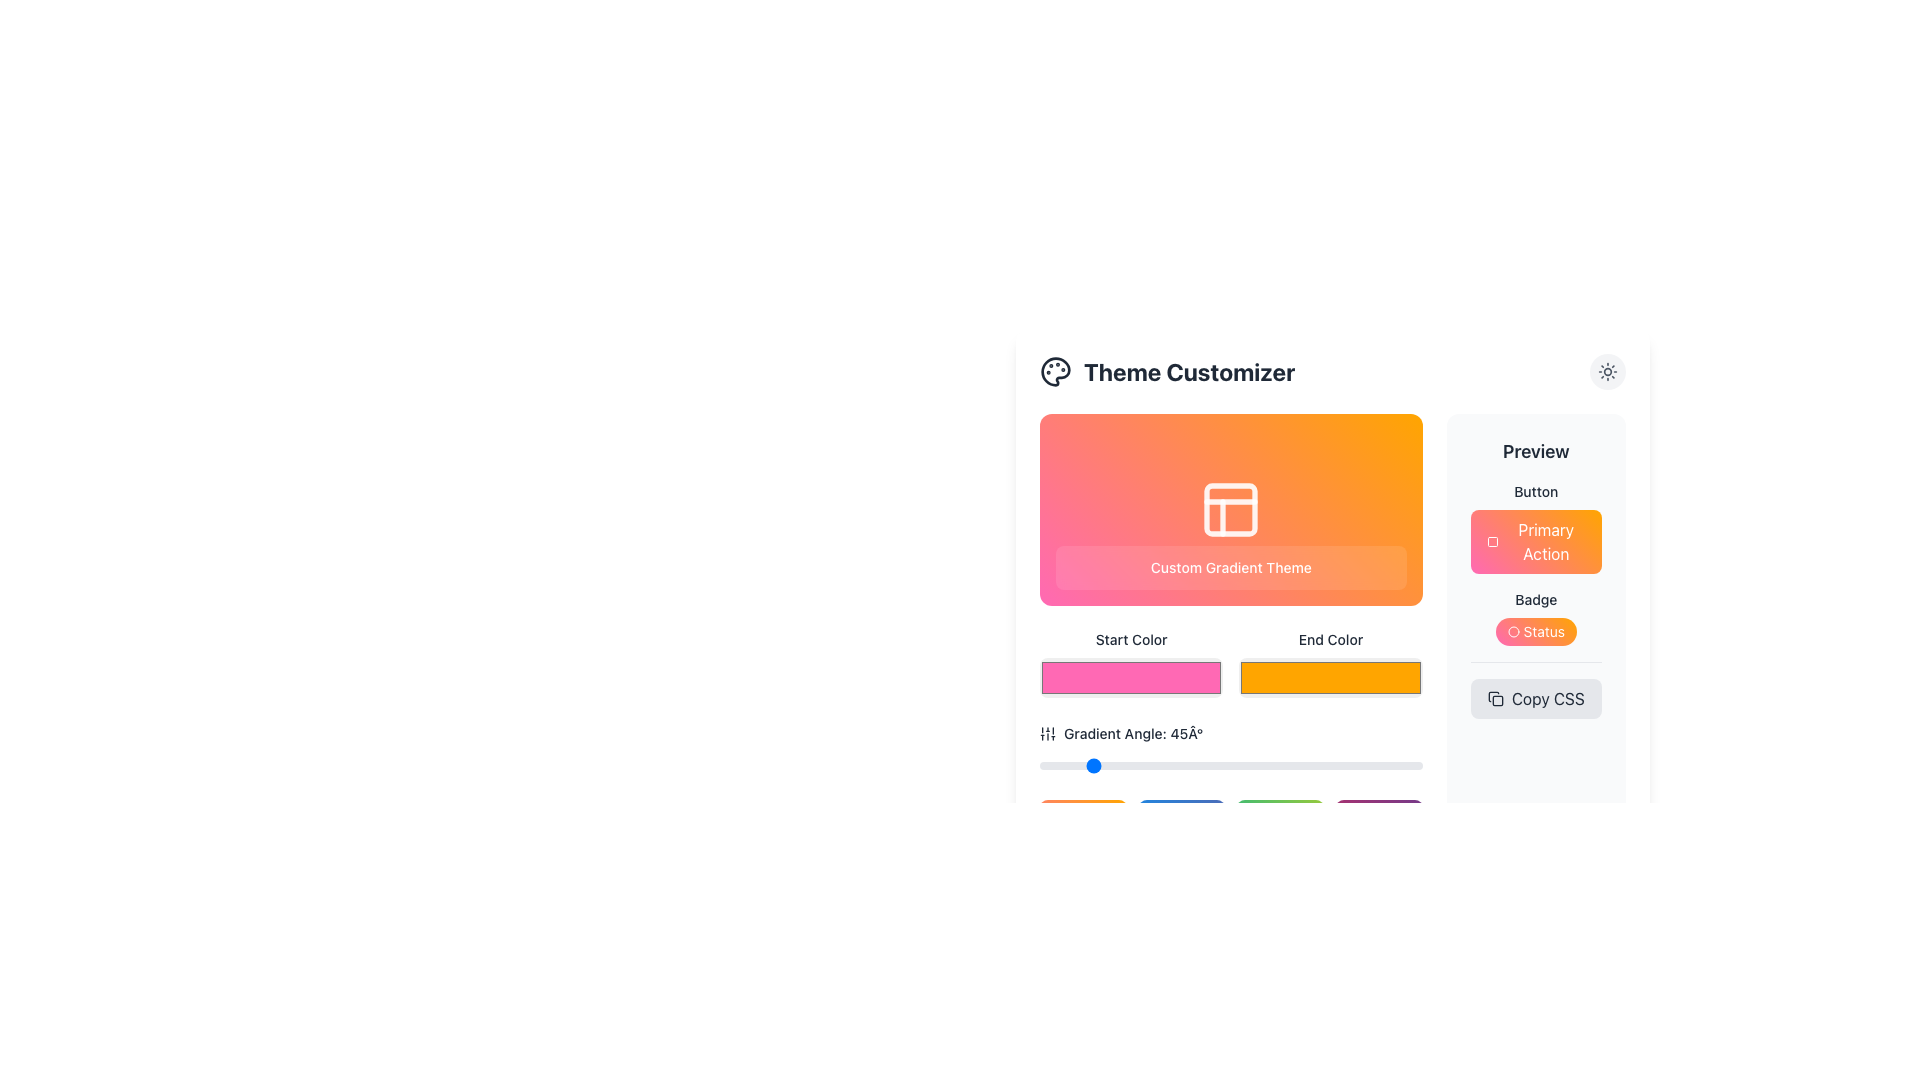 The image size is (1920, 1080). I want to click on decorative circle icon located to the left of the 'Status' text in the Preview section of the interface, so click(1513, 632).